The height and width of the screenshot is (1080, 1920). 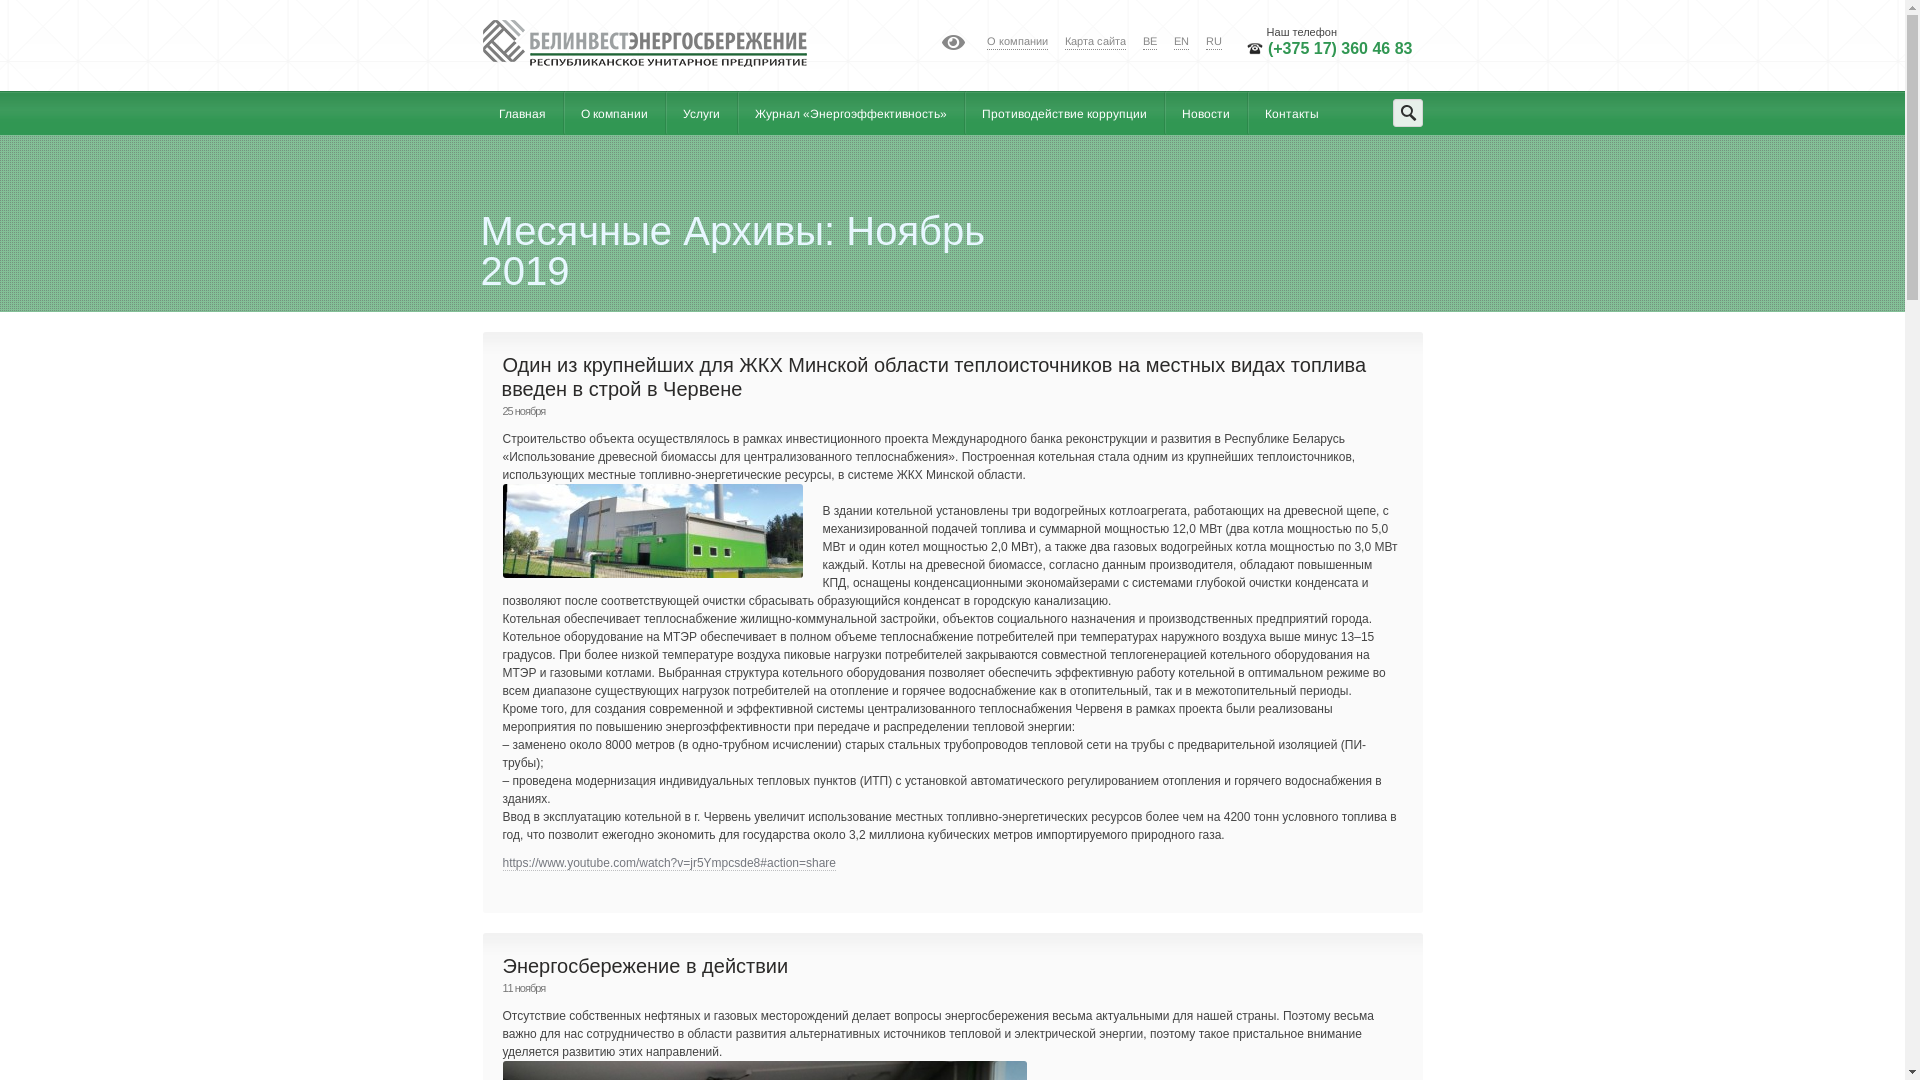 What do you see at coordinates (502, 862) in the screenshot?
I see `'https://www.youtube.com/watch?v=jr5Ympcsde8#action=share'` at bounding box center [502, 862].